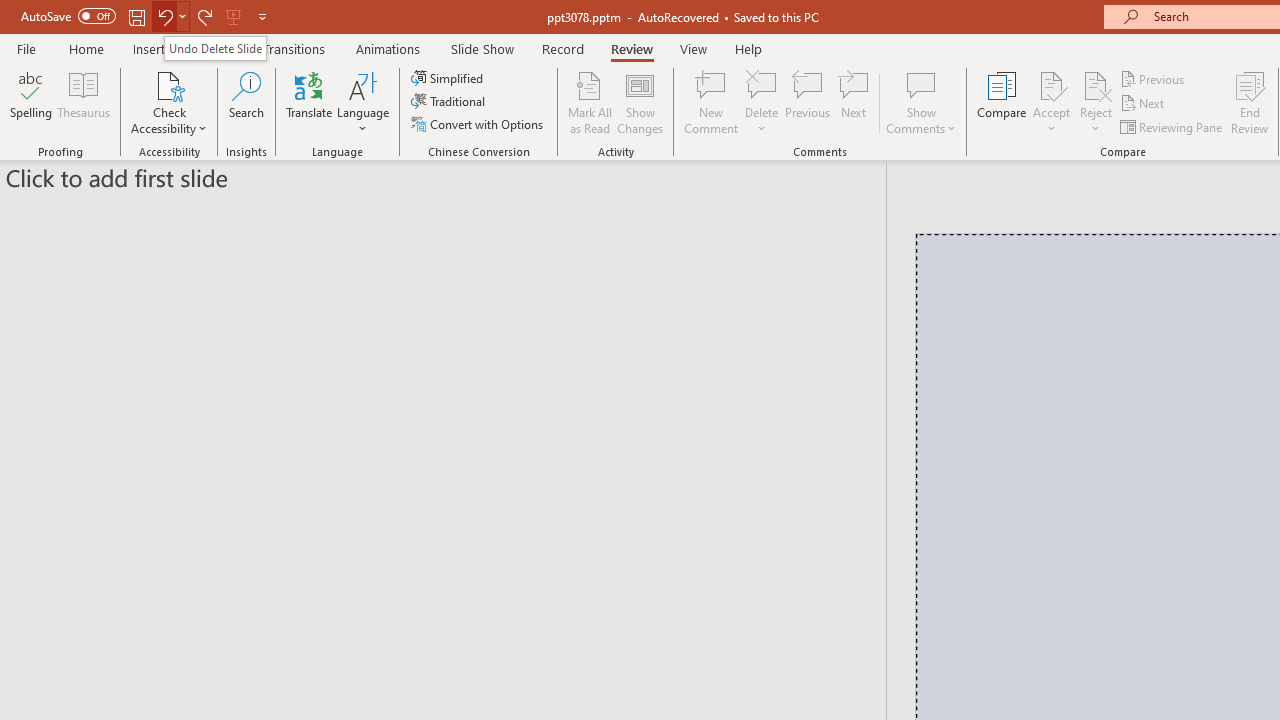 Image resolution: width=1280 pixels, height=720 pixels. What do you see at coordinates (1095, 103) in the screenshot?
I see `'Reject'` at bounding box center [1095, 103].